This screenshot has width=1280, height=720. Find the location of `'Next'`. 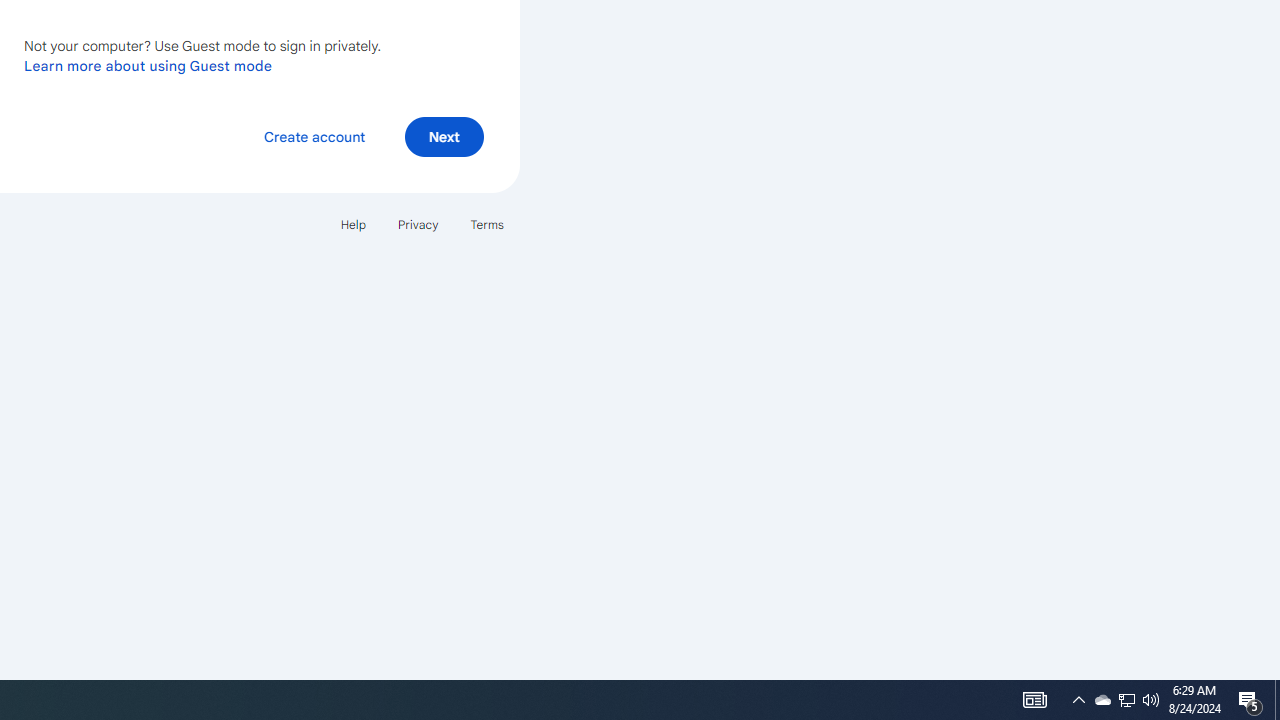

'Next' is located at coordinates (443, 135).